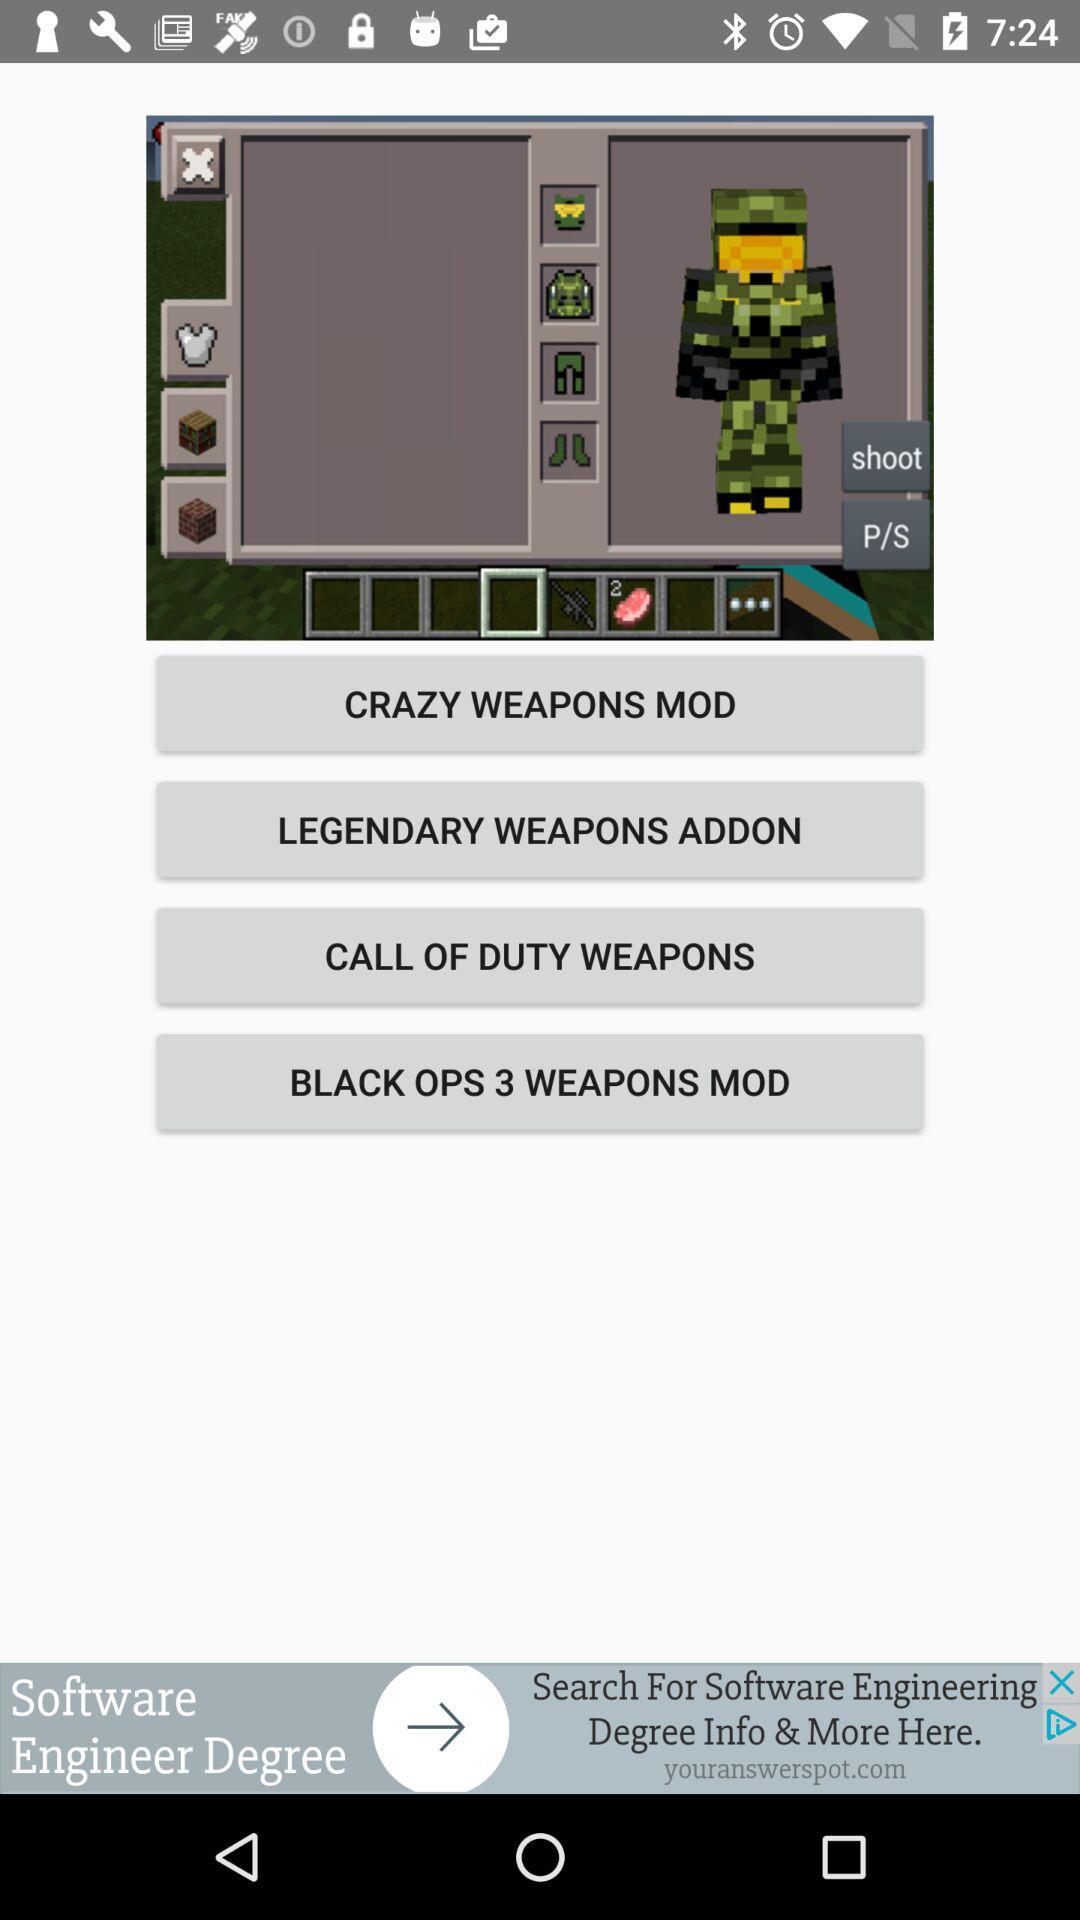 This screenshot has width=1080, height=1920. Describe the element at coordinates (540, 1727) in the screenshot. I see `this site` at that location.